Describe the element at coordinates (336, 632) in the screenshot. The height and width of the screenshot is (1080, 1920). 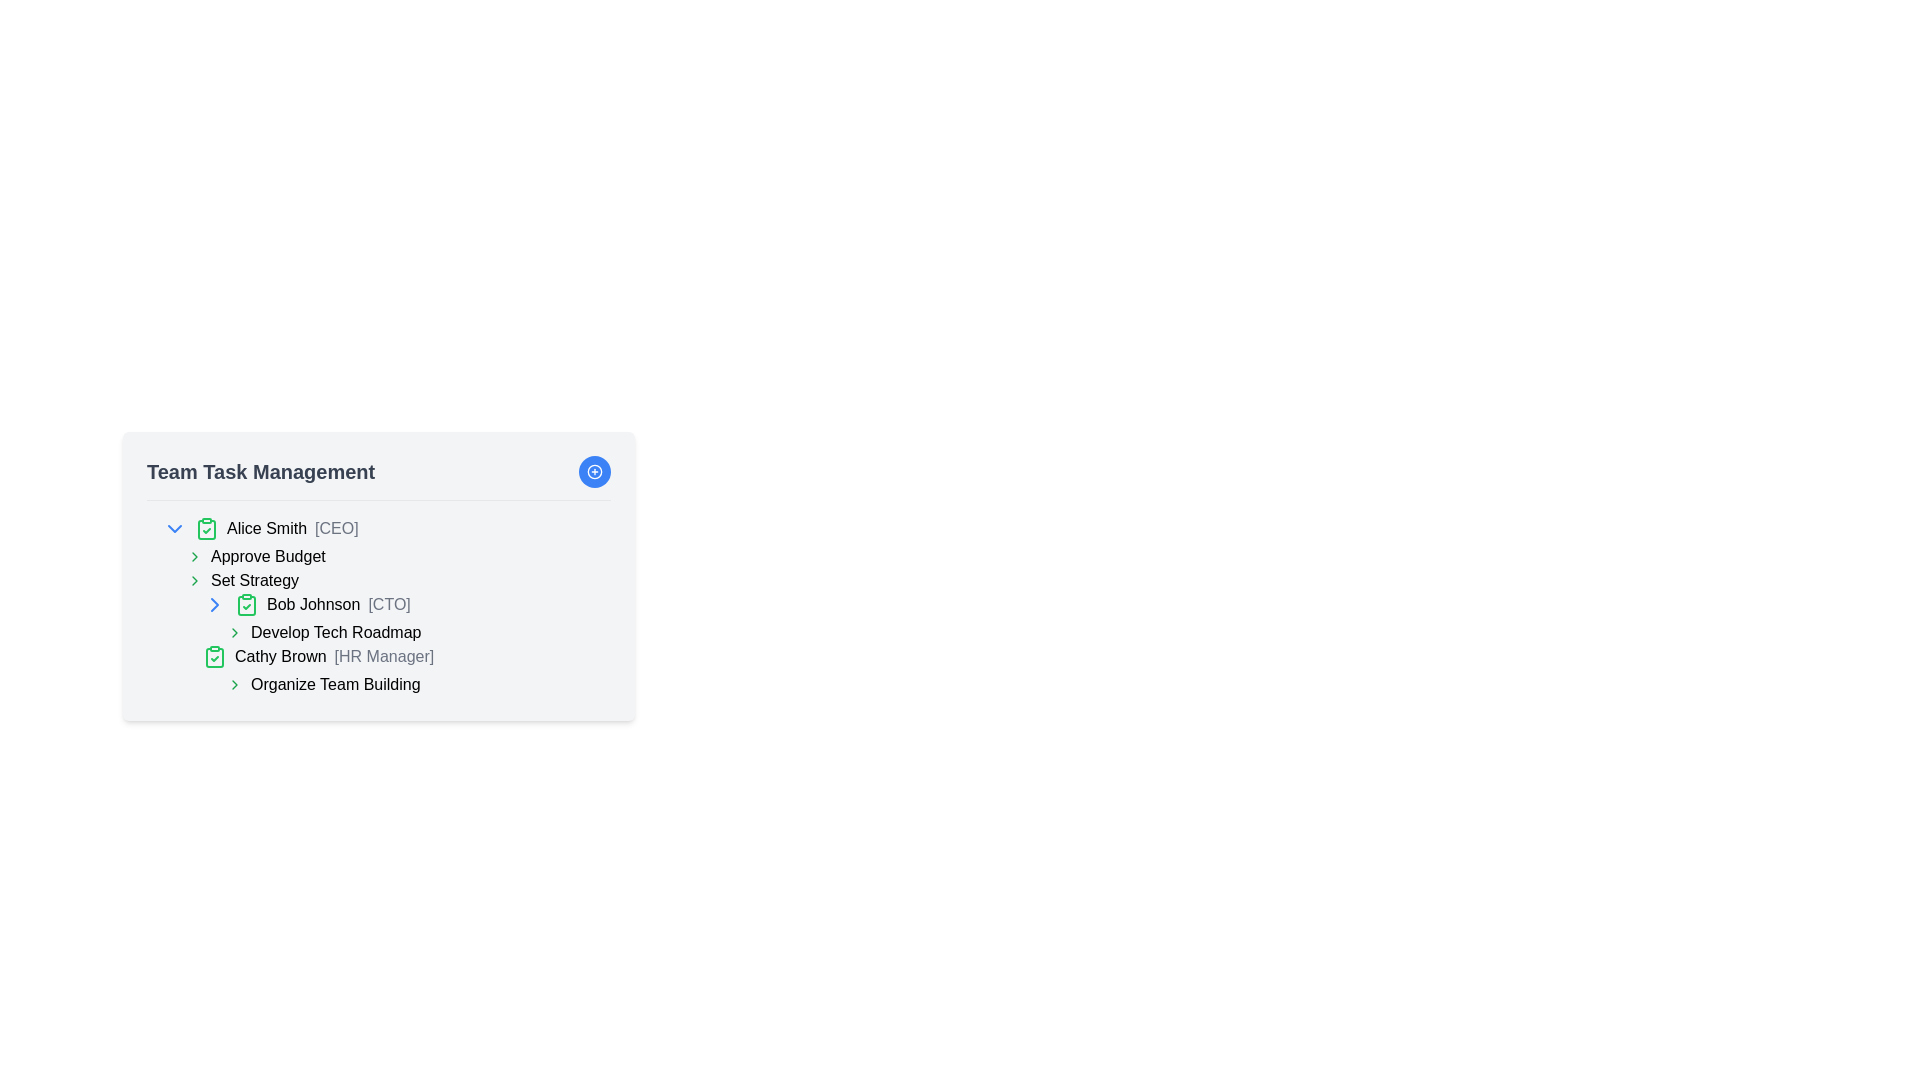
I see `the 'Develop Tech Roadmap' text label, which is styled in black and located under 'Bob Johnson [CTO]' in the task management list` at that location.